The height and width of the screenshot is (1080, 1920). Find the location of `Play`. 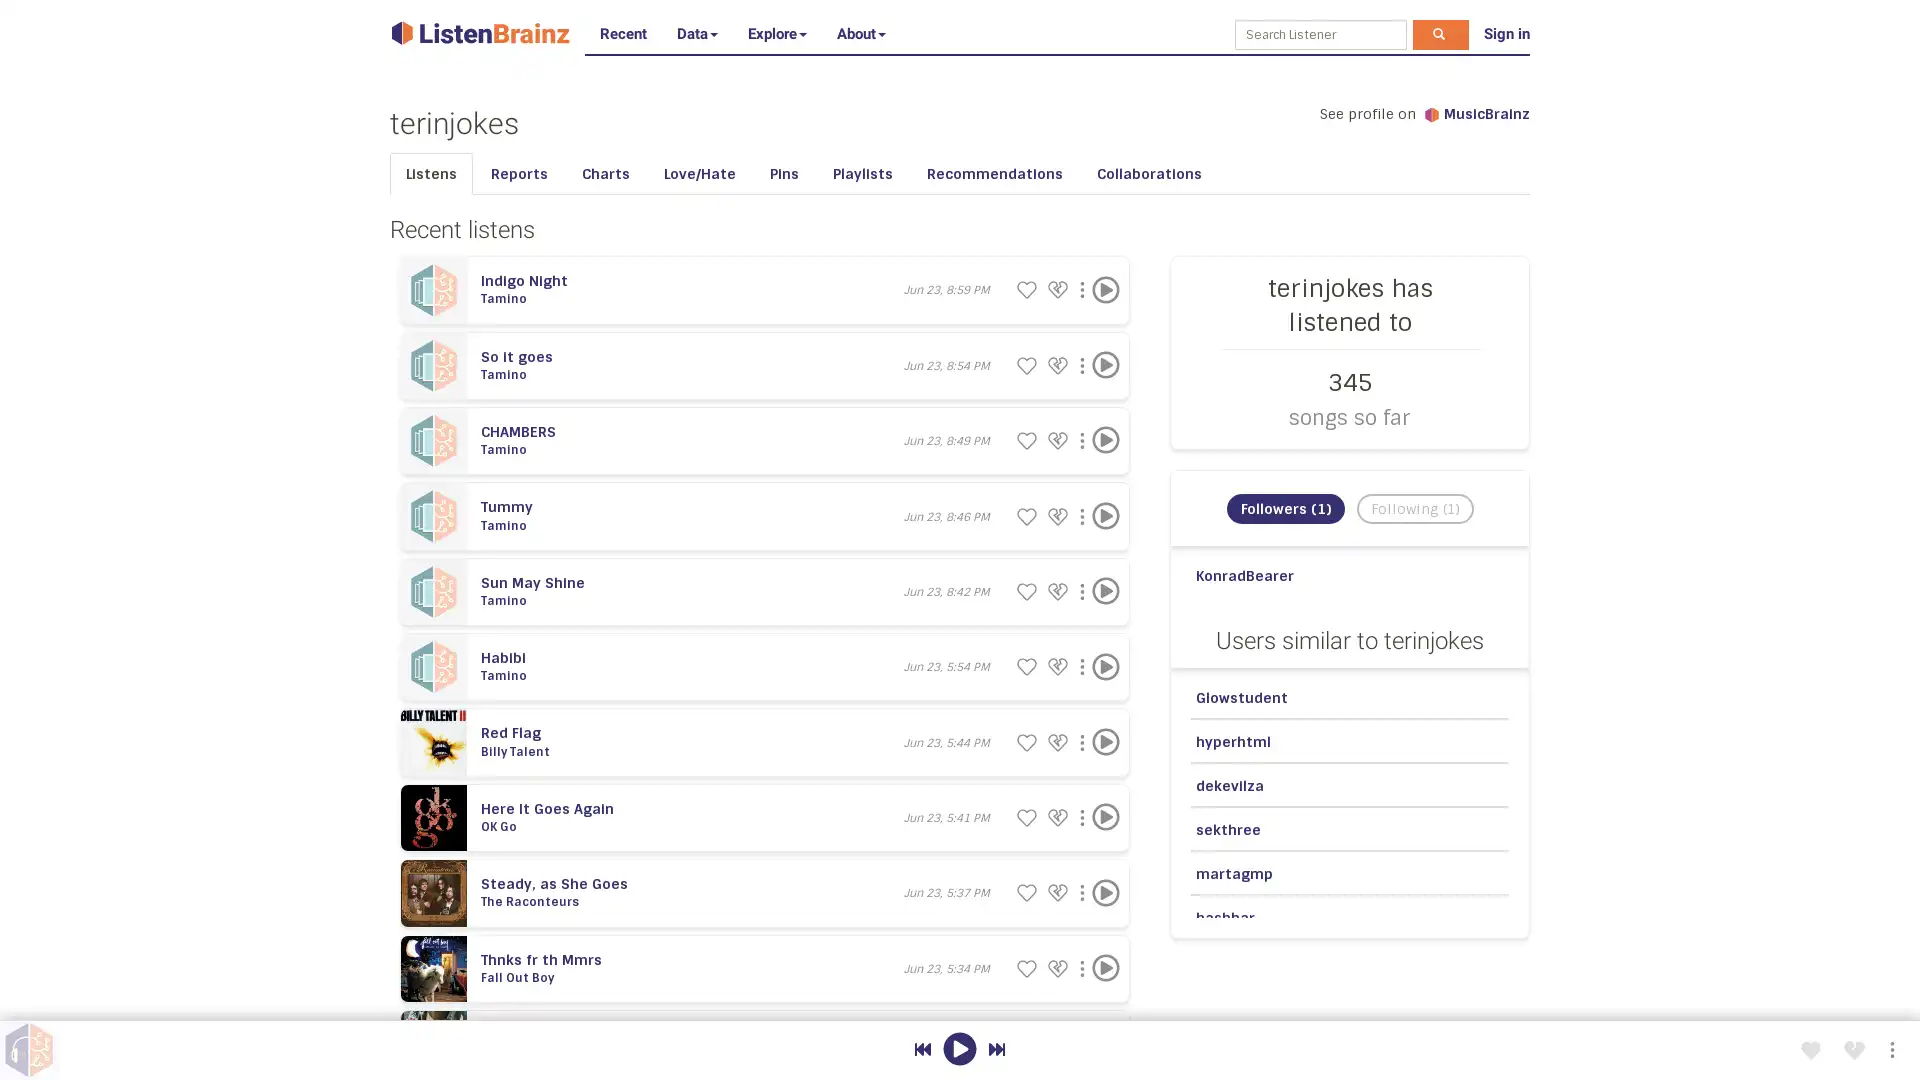

Play is located at coordinates (958, 1048).